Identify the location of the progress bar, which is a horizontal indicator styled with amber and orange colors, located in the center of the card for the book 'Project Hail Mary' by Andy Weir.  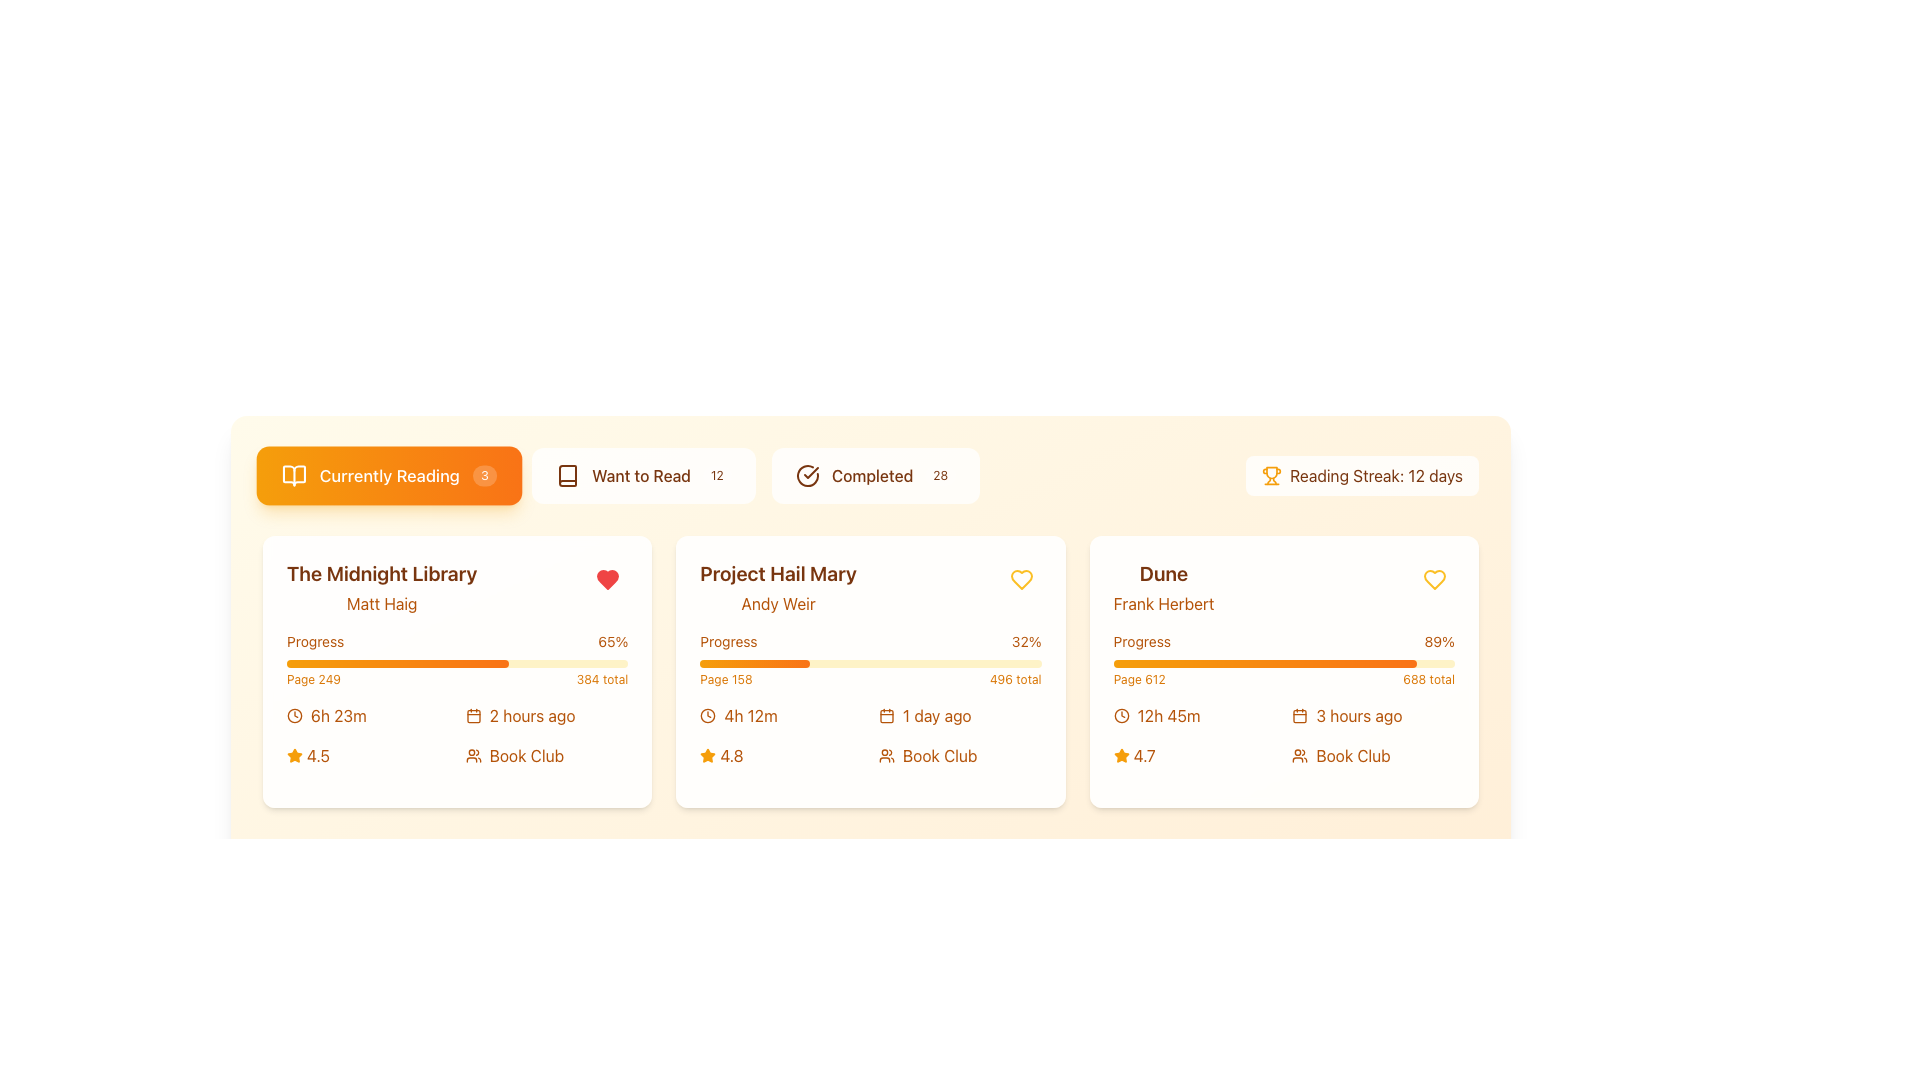
(870, 659).